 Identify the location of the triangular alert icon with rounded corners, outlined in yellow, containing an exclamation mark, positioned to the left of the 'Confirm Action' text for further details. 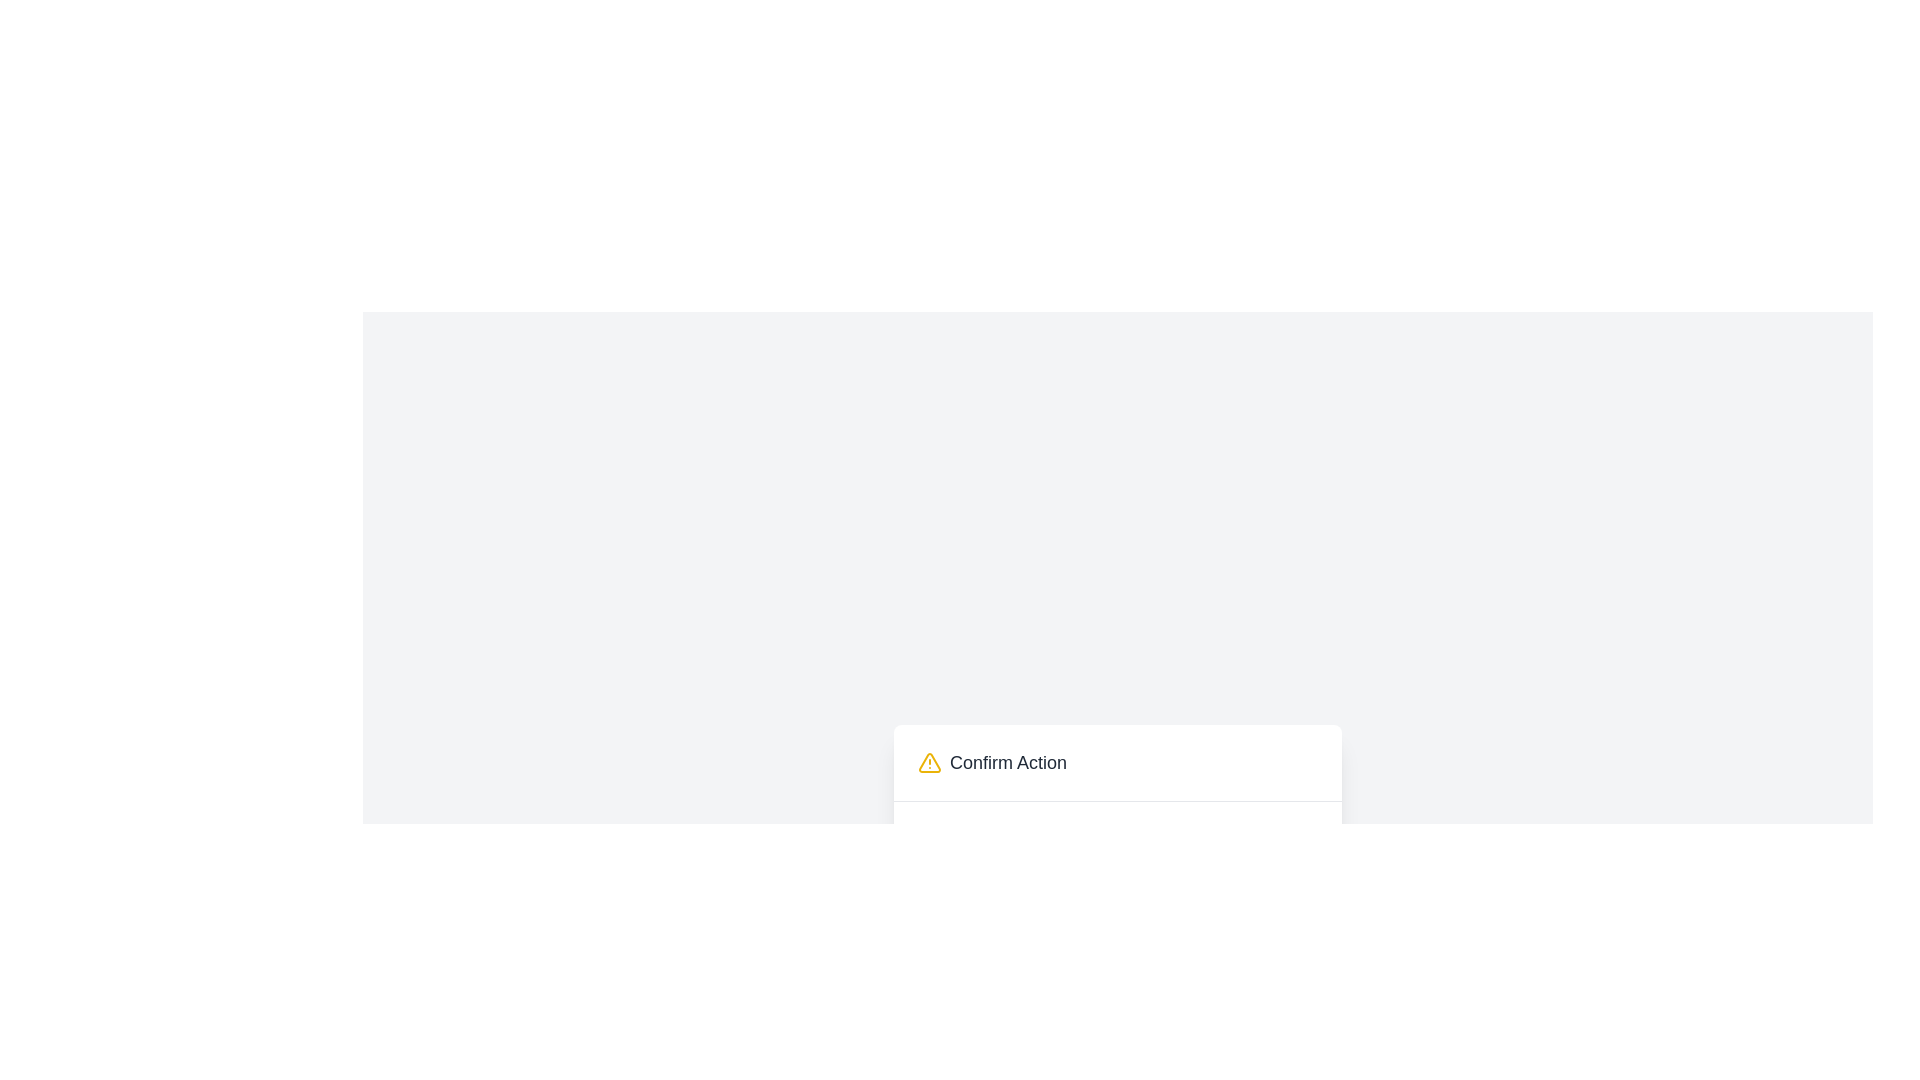
(929, 763).